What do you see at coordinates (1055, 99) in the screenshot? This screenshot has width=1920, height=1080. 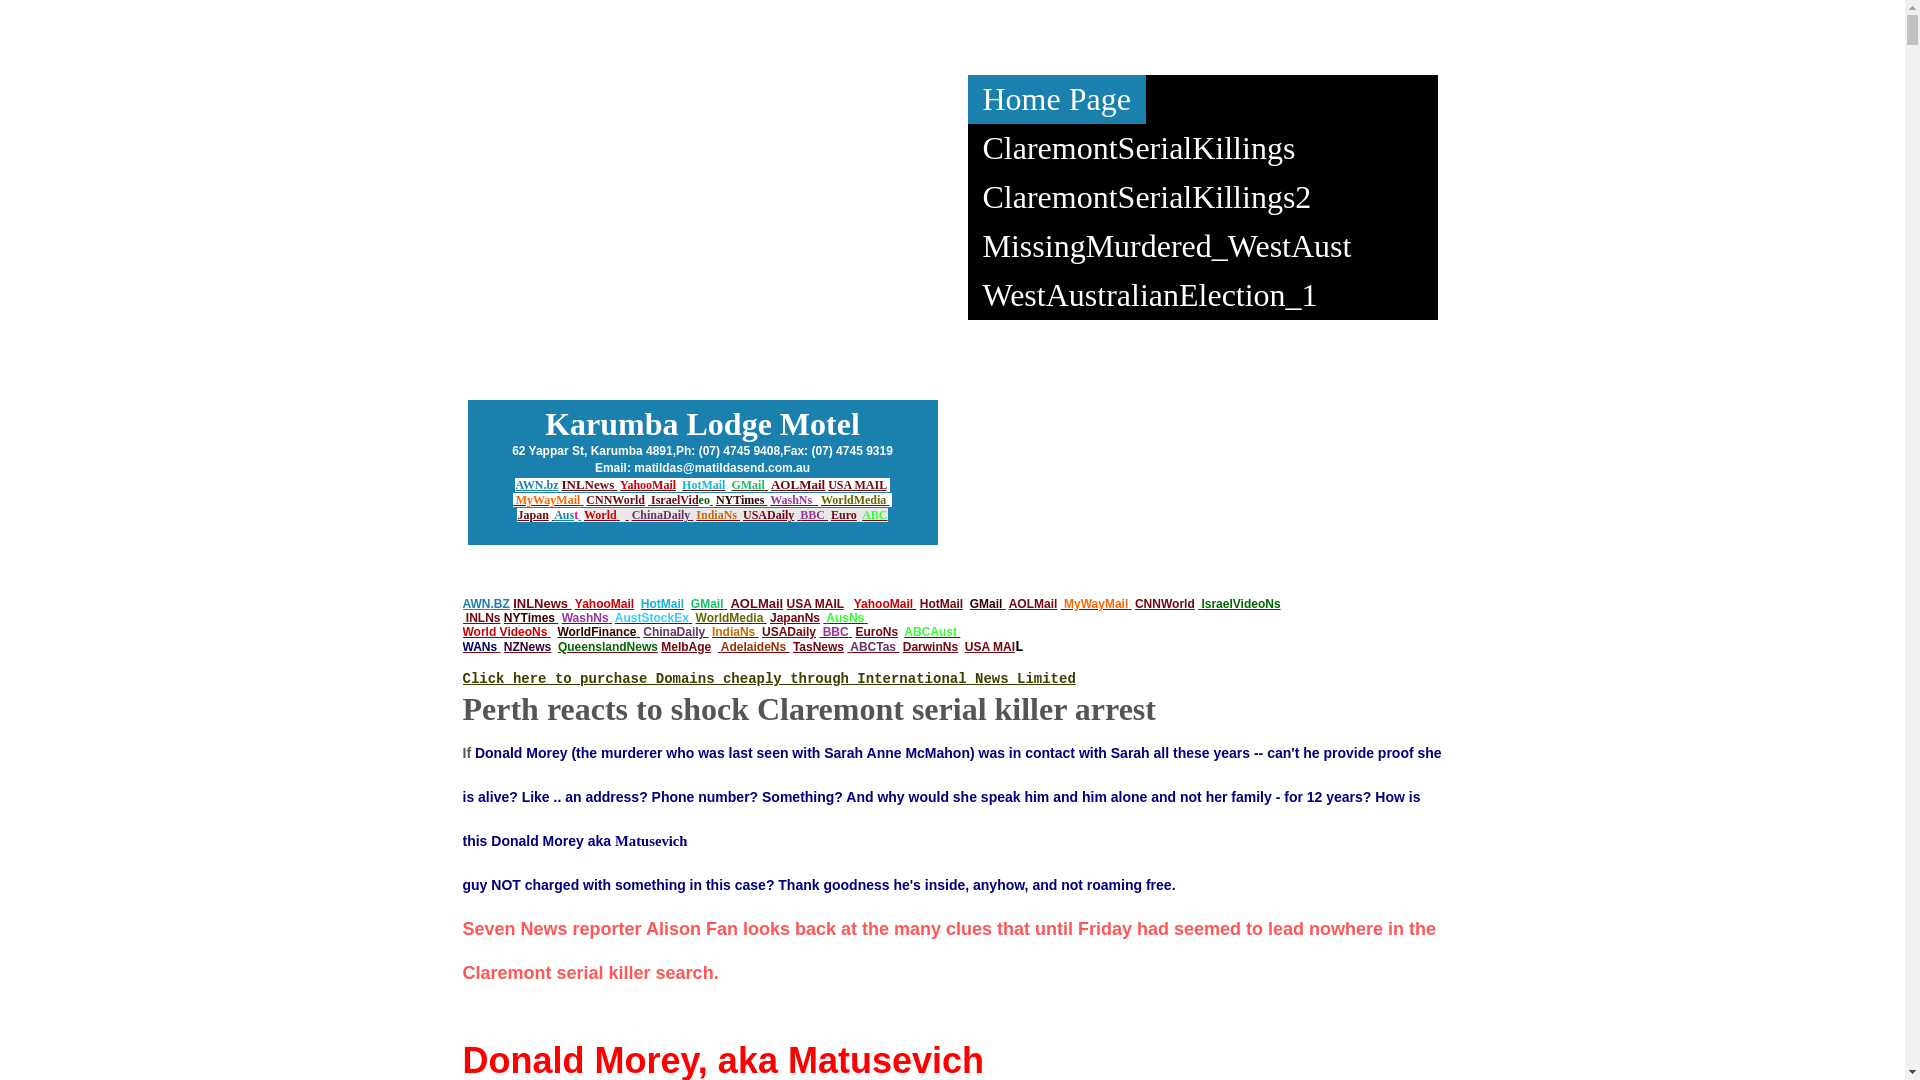 I see `'Home Page'` at bounding box center [1055, 99].